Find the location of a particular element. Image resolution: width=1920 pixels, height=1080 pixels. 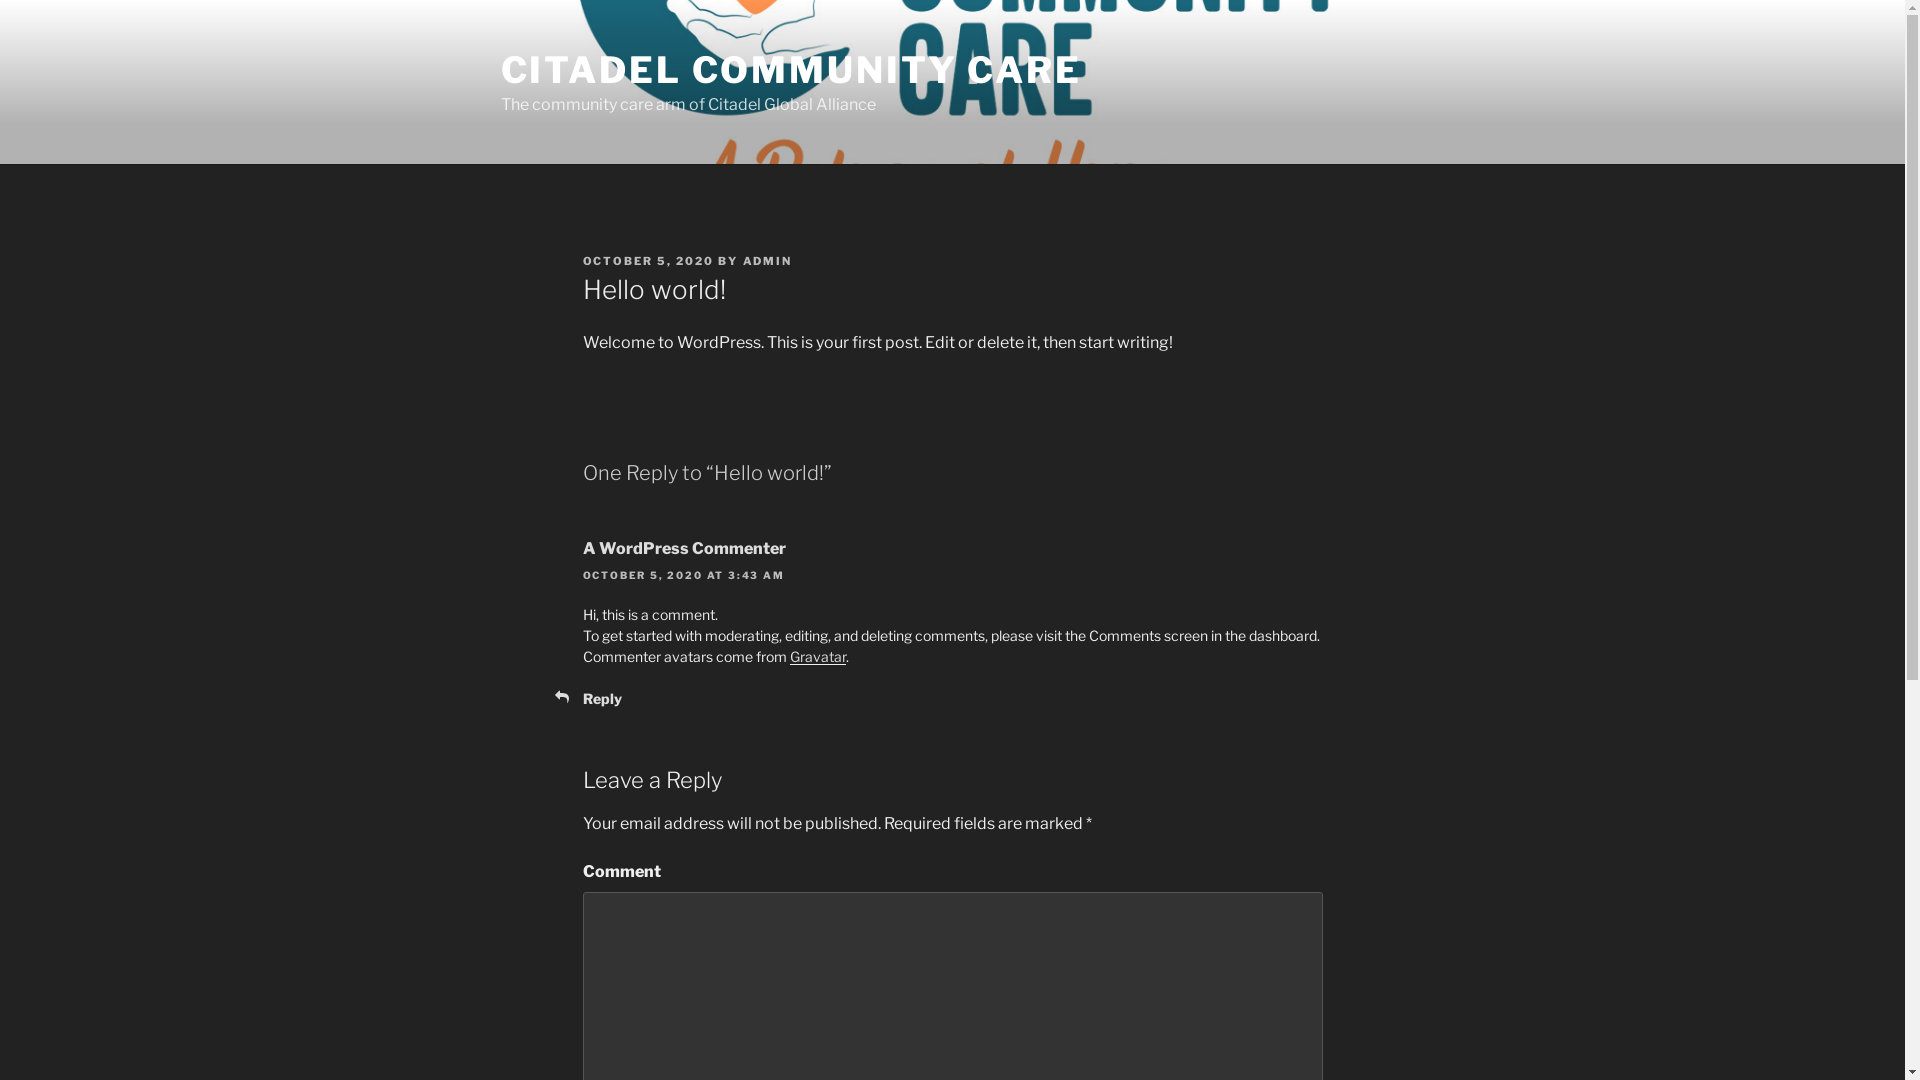

'Reply' is located at coordinates (600, 697).